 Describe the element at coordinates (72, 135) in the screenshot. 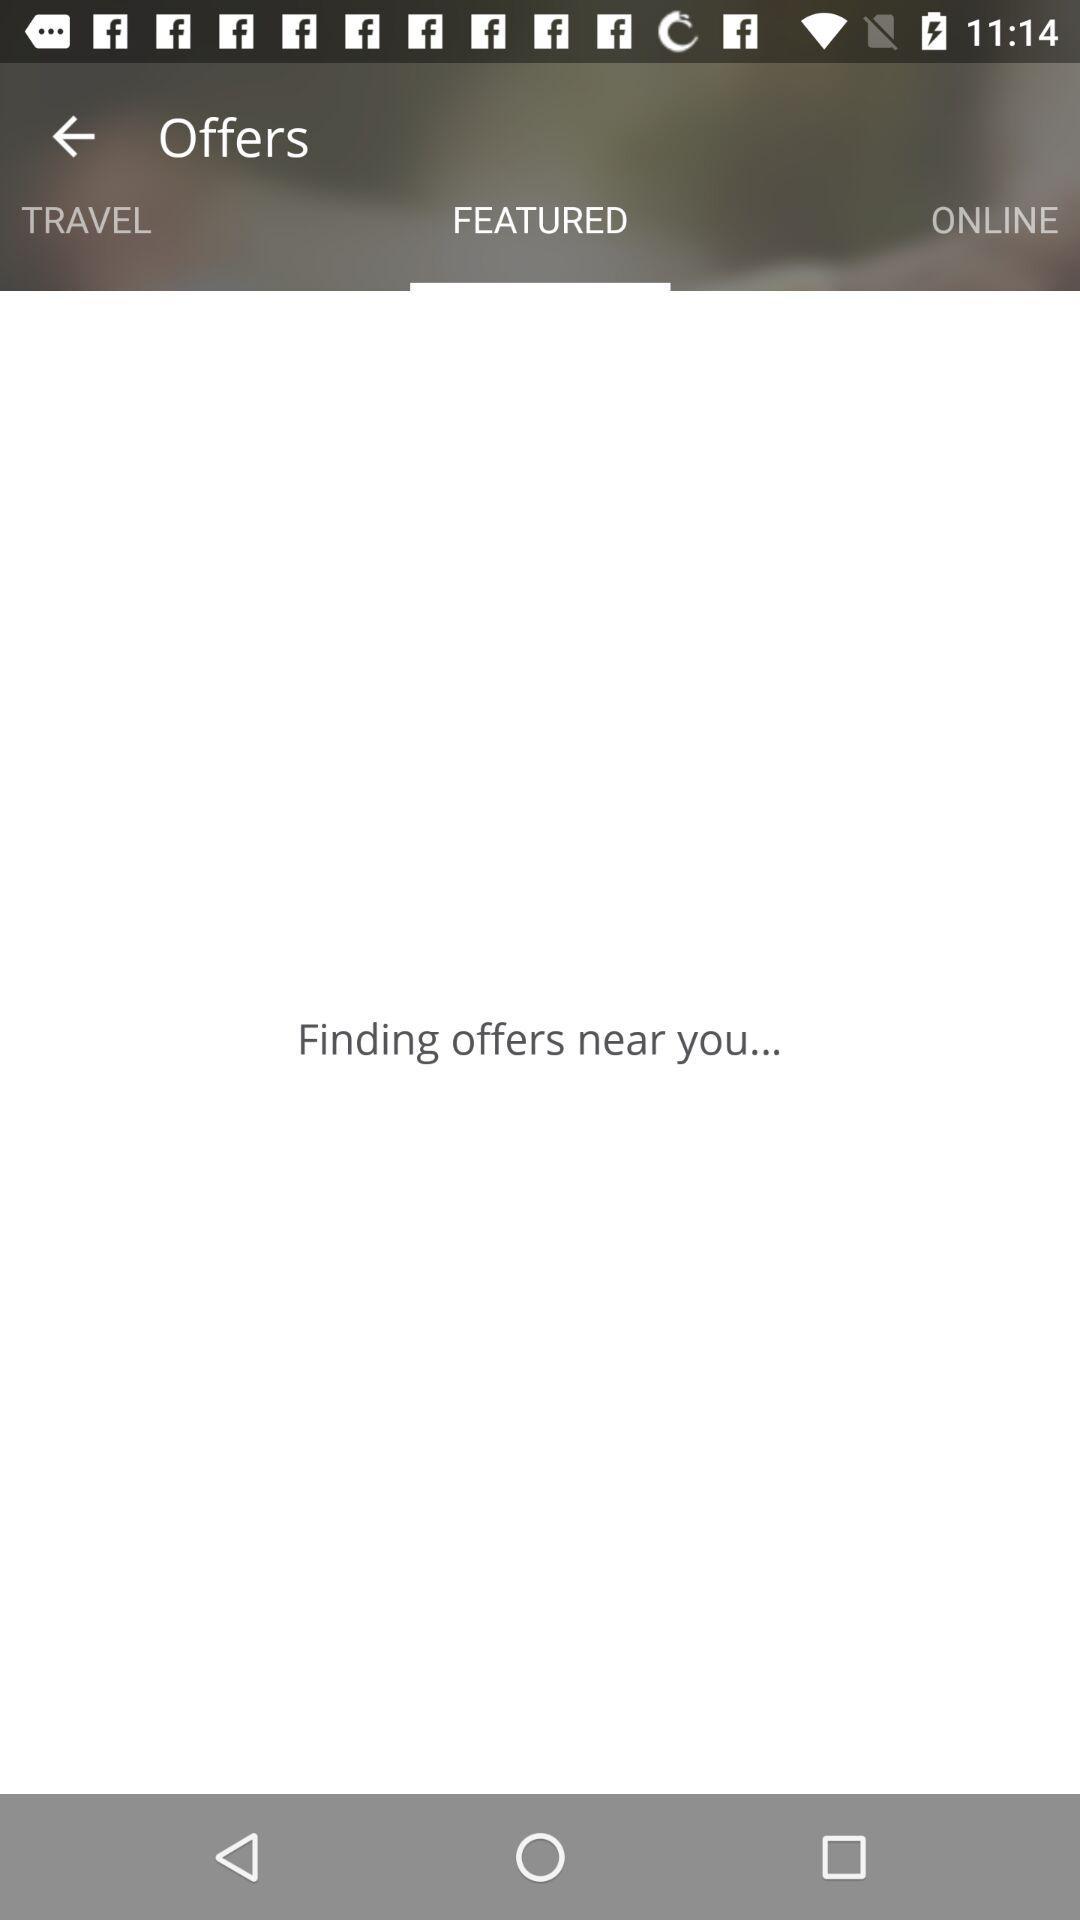

I see `previous page` at that location.